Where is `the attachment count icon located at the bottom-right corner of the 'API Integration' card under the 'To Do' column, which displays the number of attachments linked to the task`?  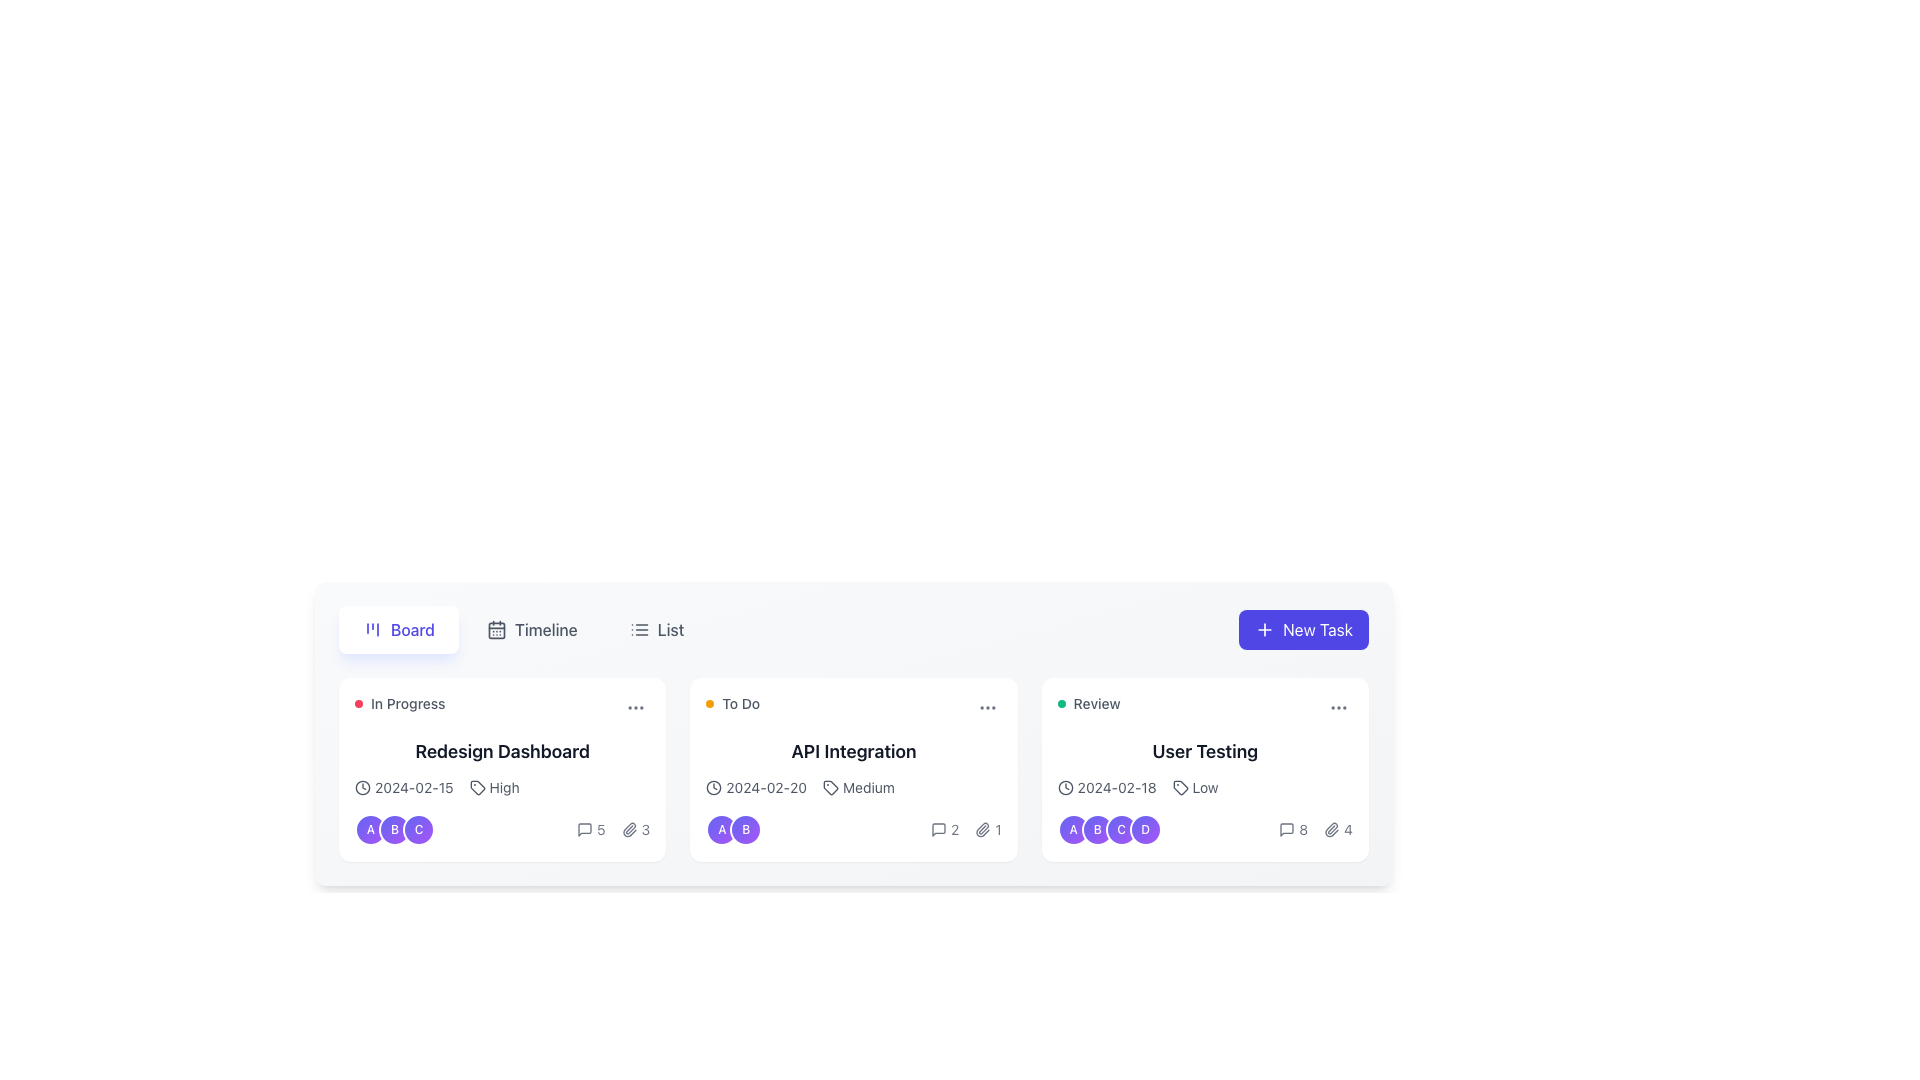
the attachment count icon located at the bottom-right corner of the 'API Integration' card under the 'To Do' column, which displays the number of attachments linked to the task is located at coordinates (988, 829).